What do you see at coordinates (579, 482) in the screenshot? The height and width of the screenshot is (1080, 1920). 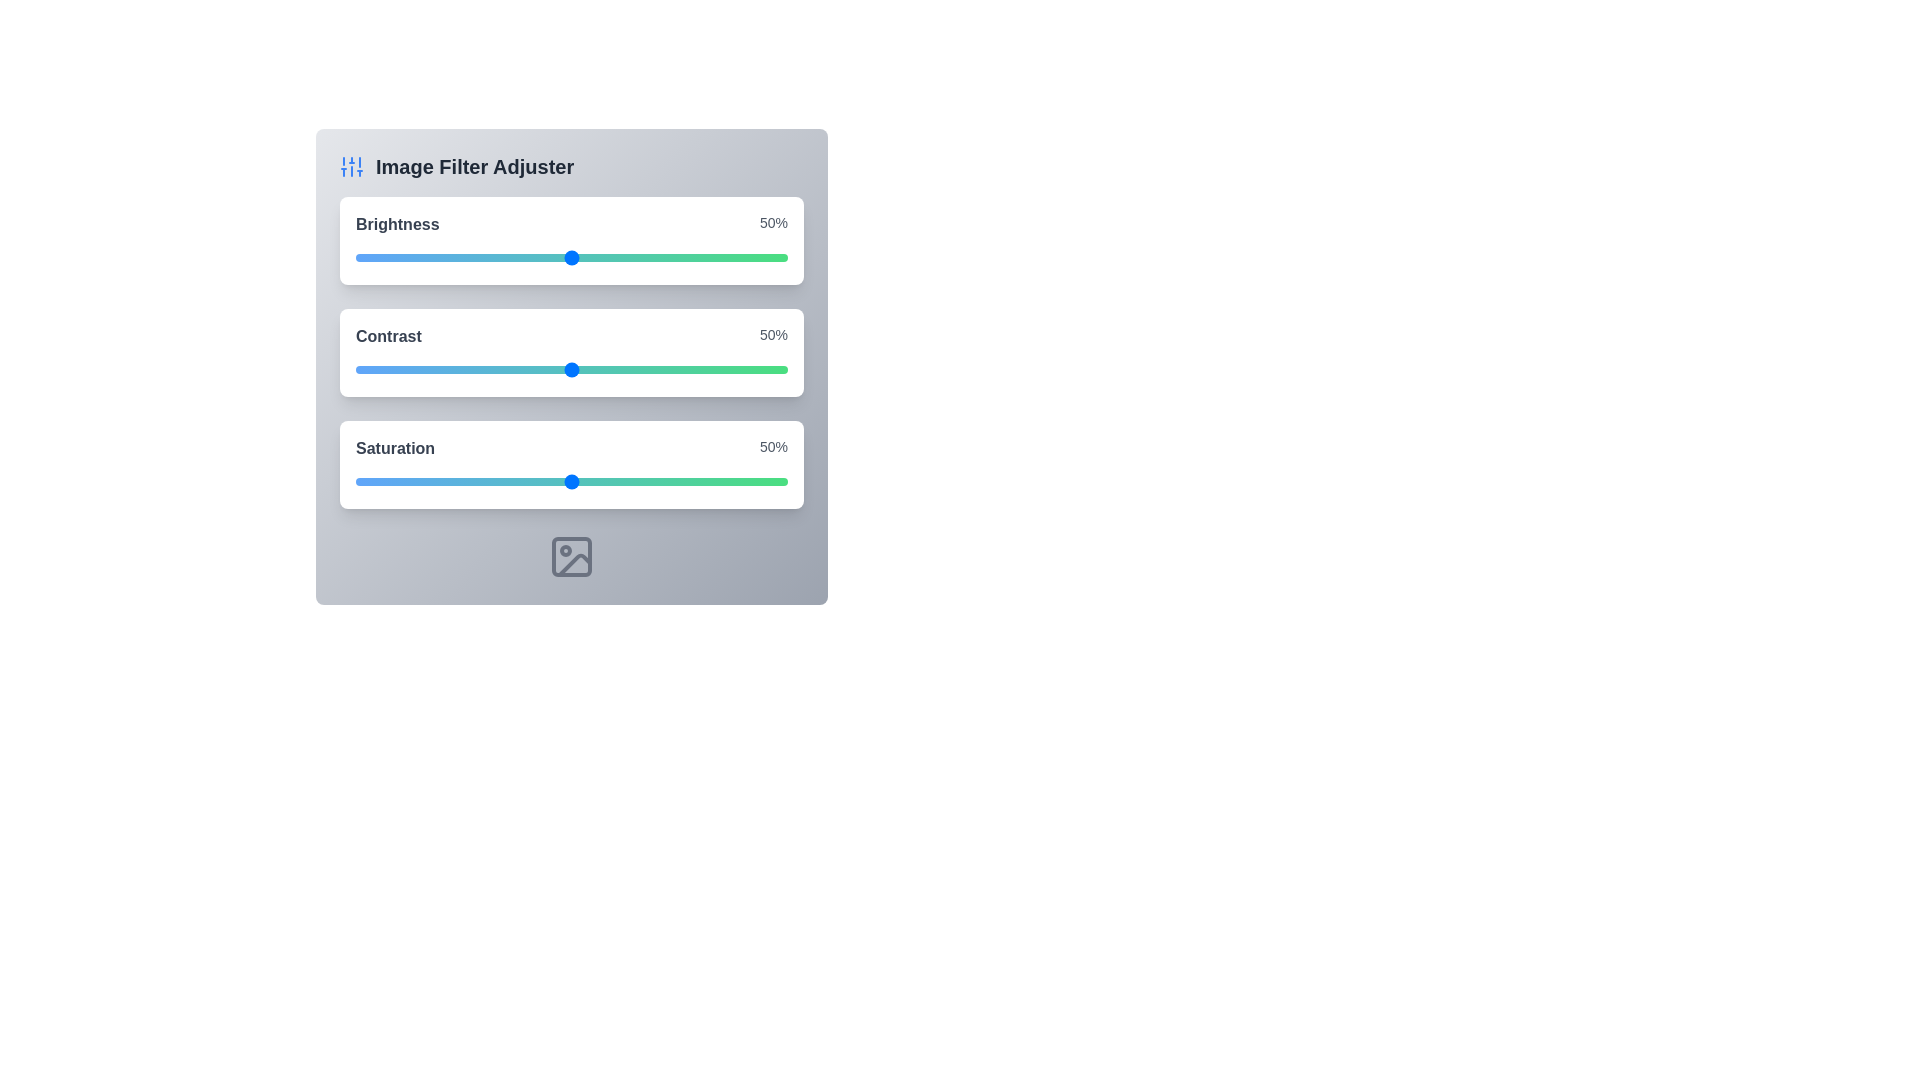 I see `the saturation slider to 52%` at bounding box center [579, 482].